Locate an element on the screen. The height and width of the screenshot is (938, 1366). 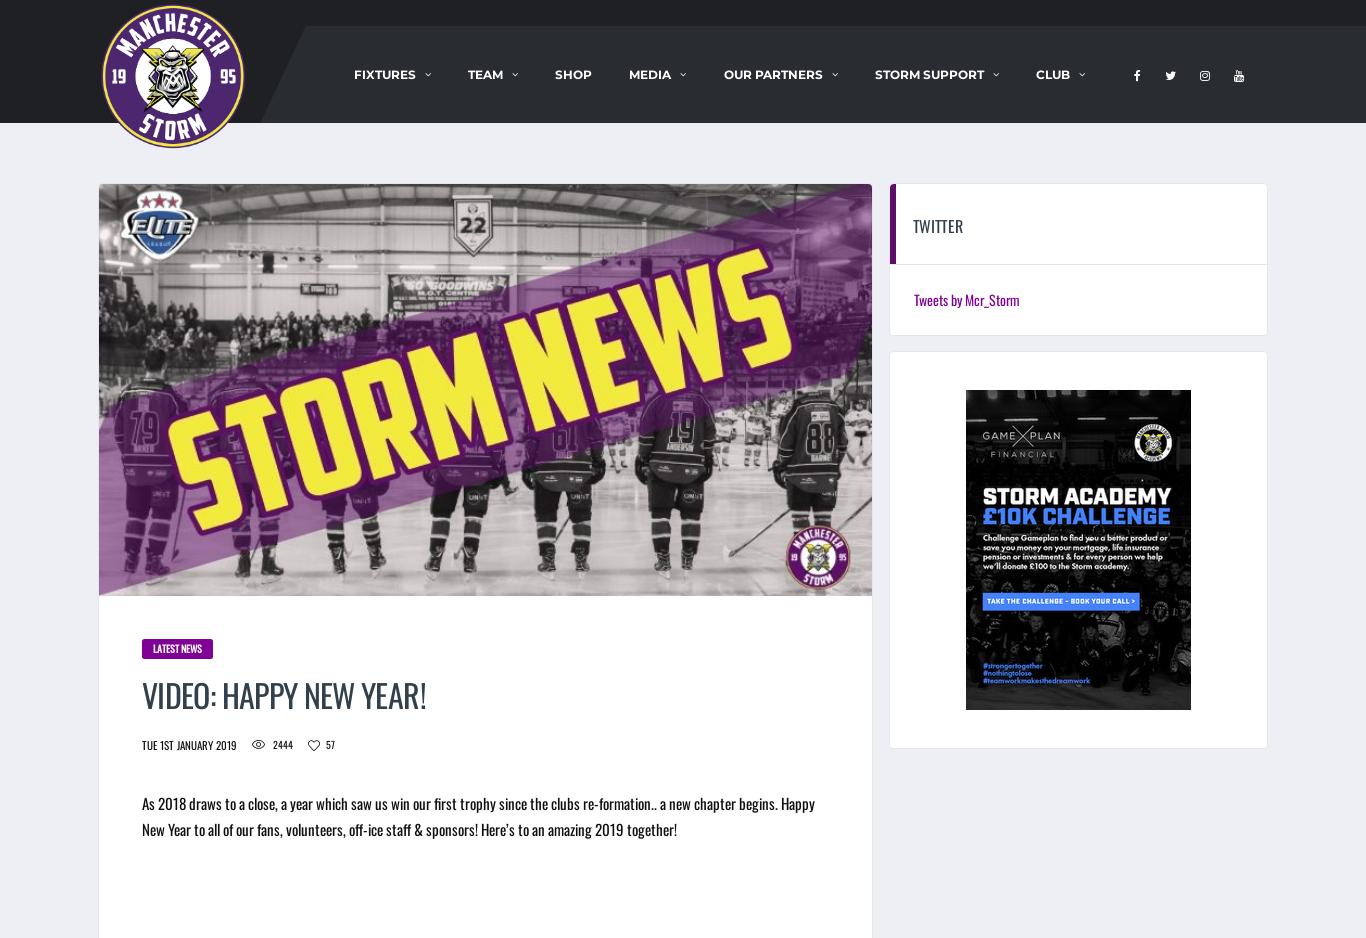
'Social Media' is located at coordinates (686, 96).